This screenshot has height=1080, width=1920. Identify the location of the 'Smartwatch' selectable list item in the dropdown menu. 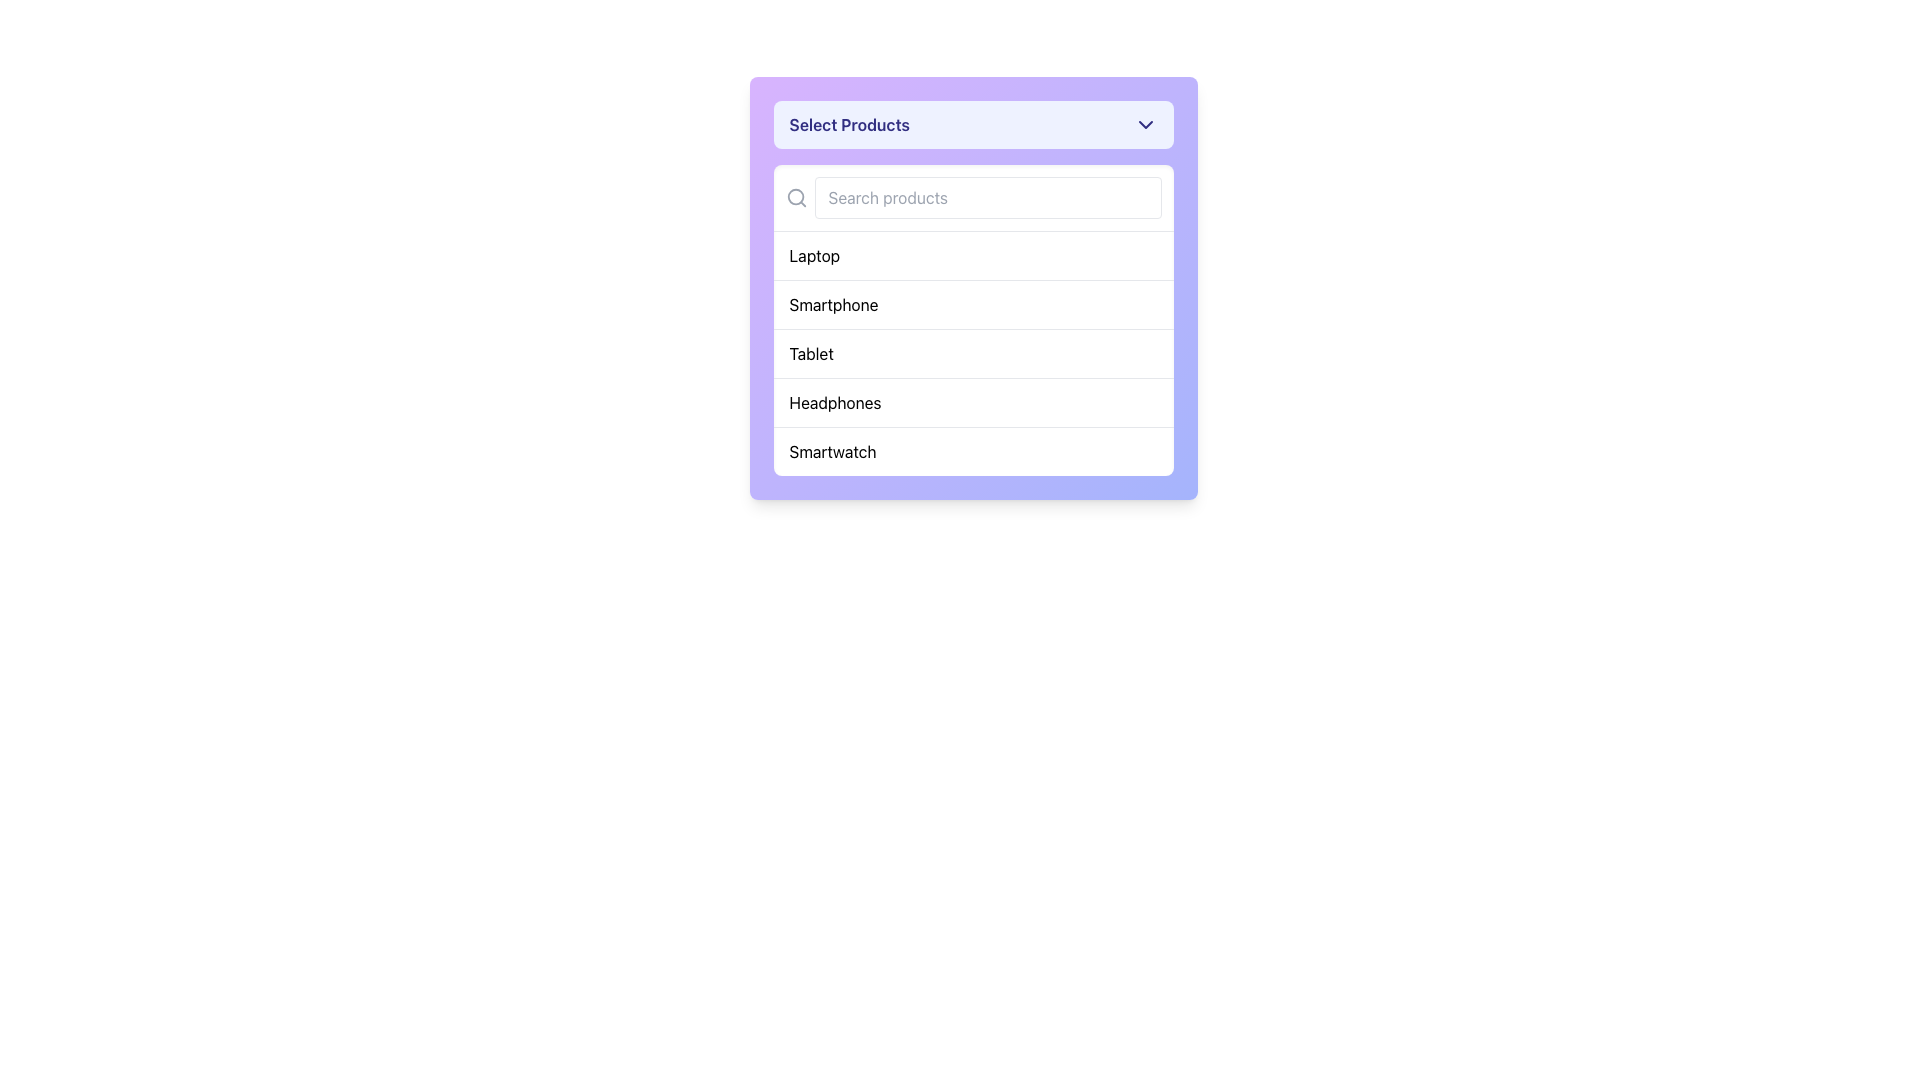
(832, 451).